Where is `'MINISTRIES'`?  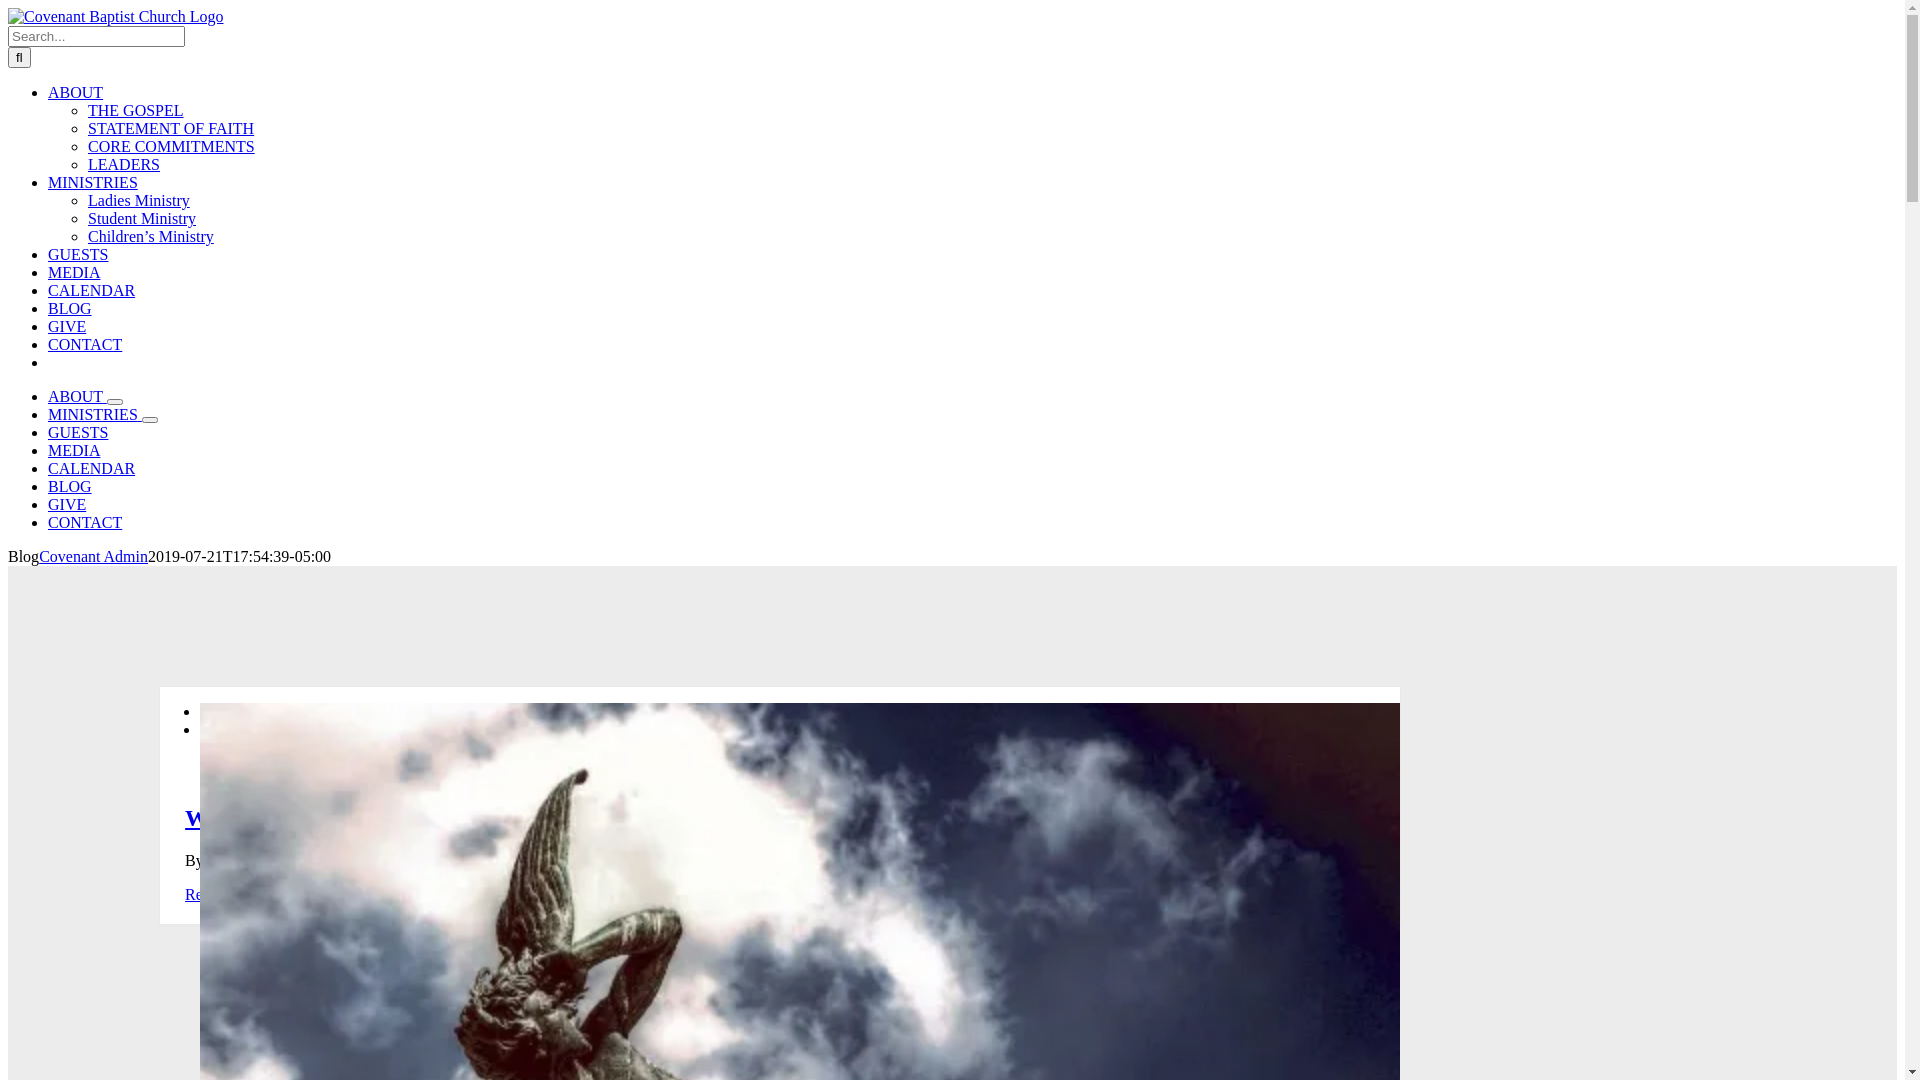 'MINISTRIES' is located at coordinates (91, 182).